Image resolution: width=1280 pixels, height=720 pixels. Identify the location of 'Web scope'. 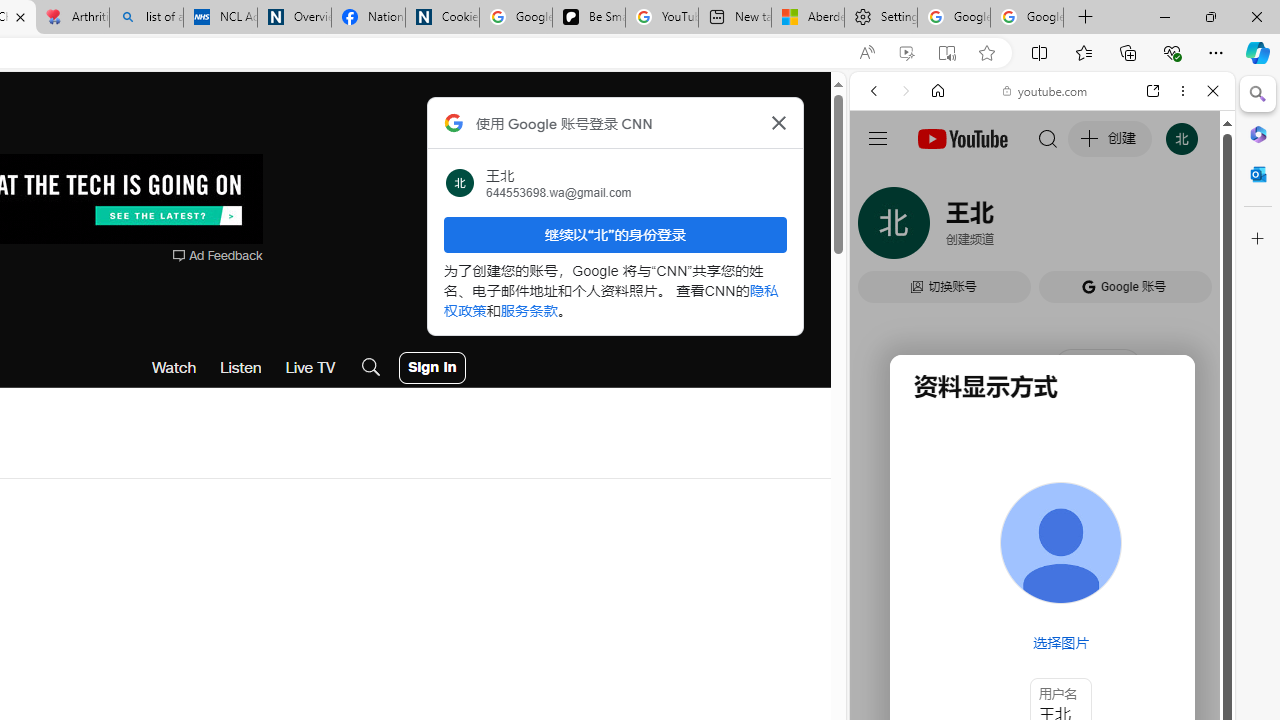
(881, 180).